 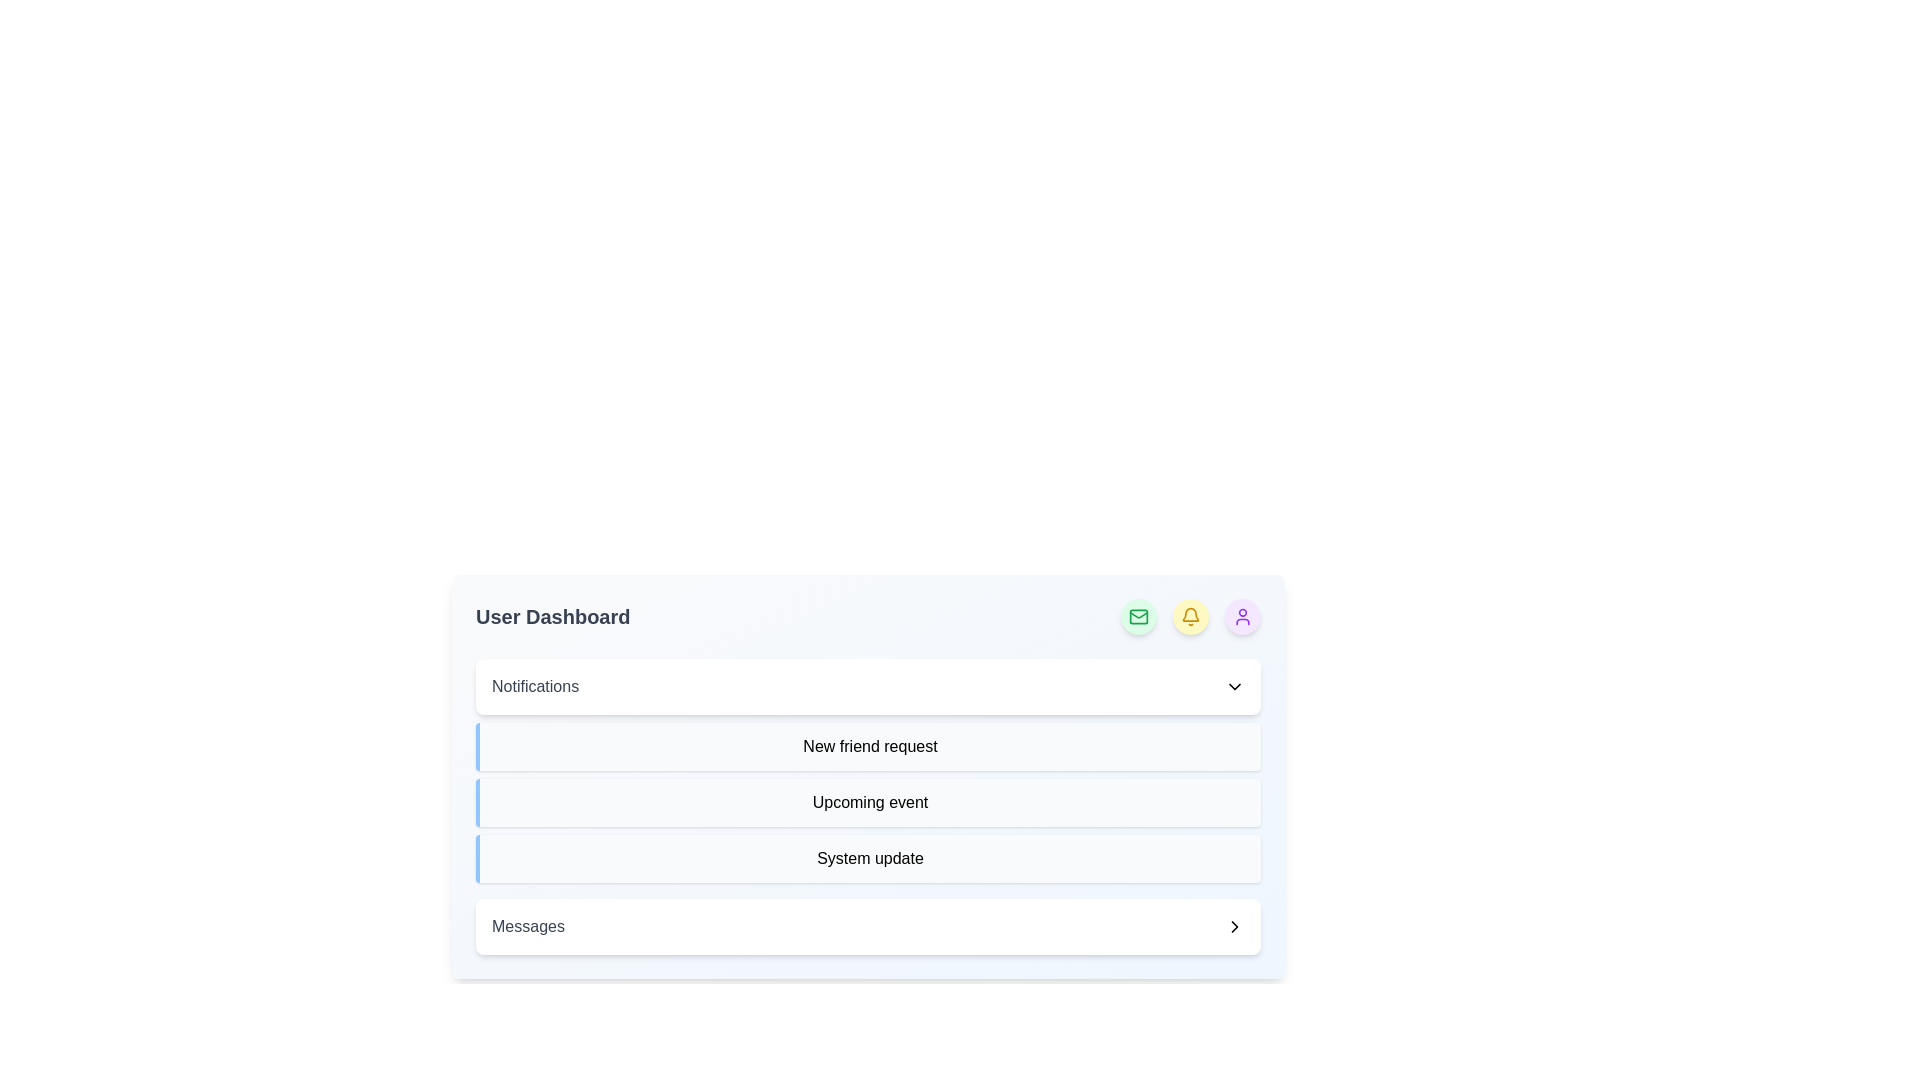 What do you see at coordinates (868, 926) in the screenshot?
I see `the last notification button` at bounding box center [868, 926].